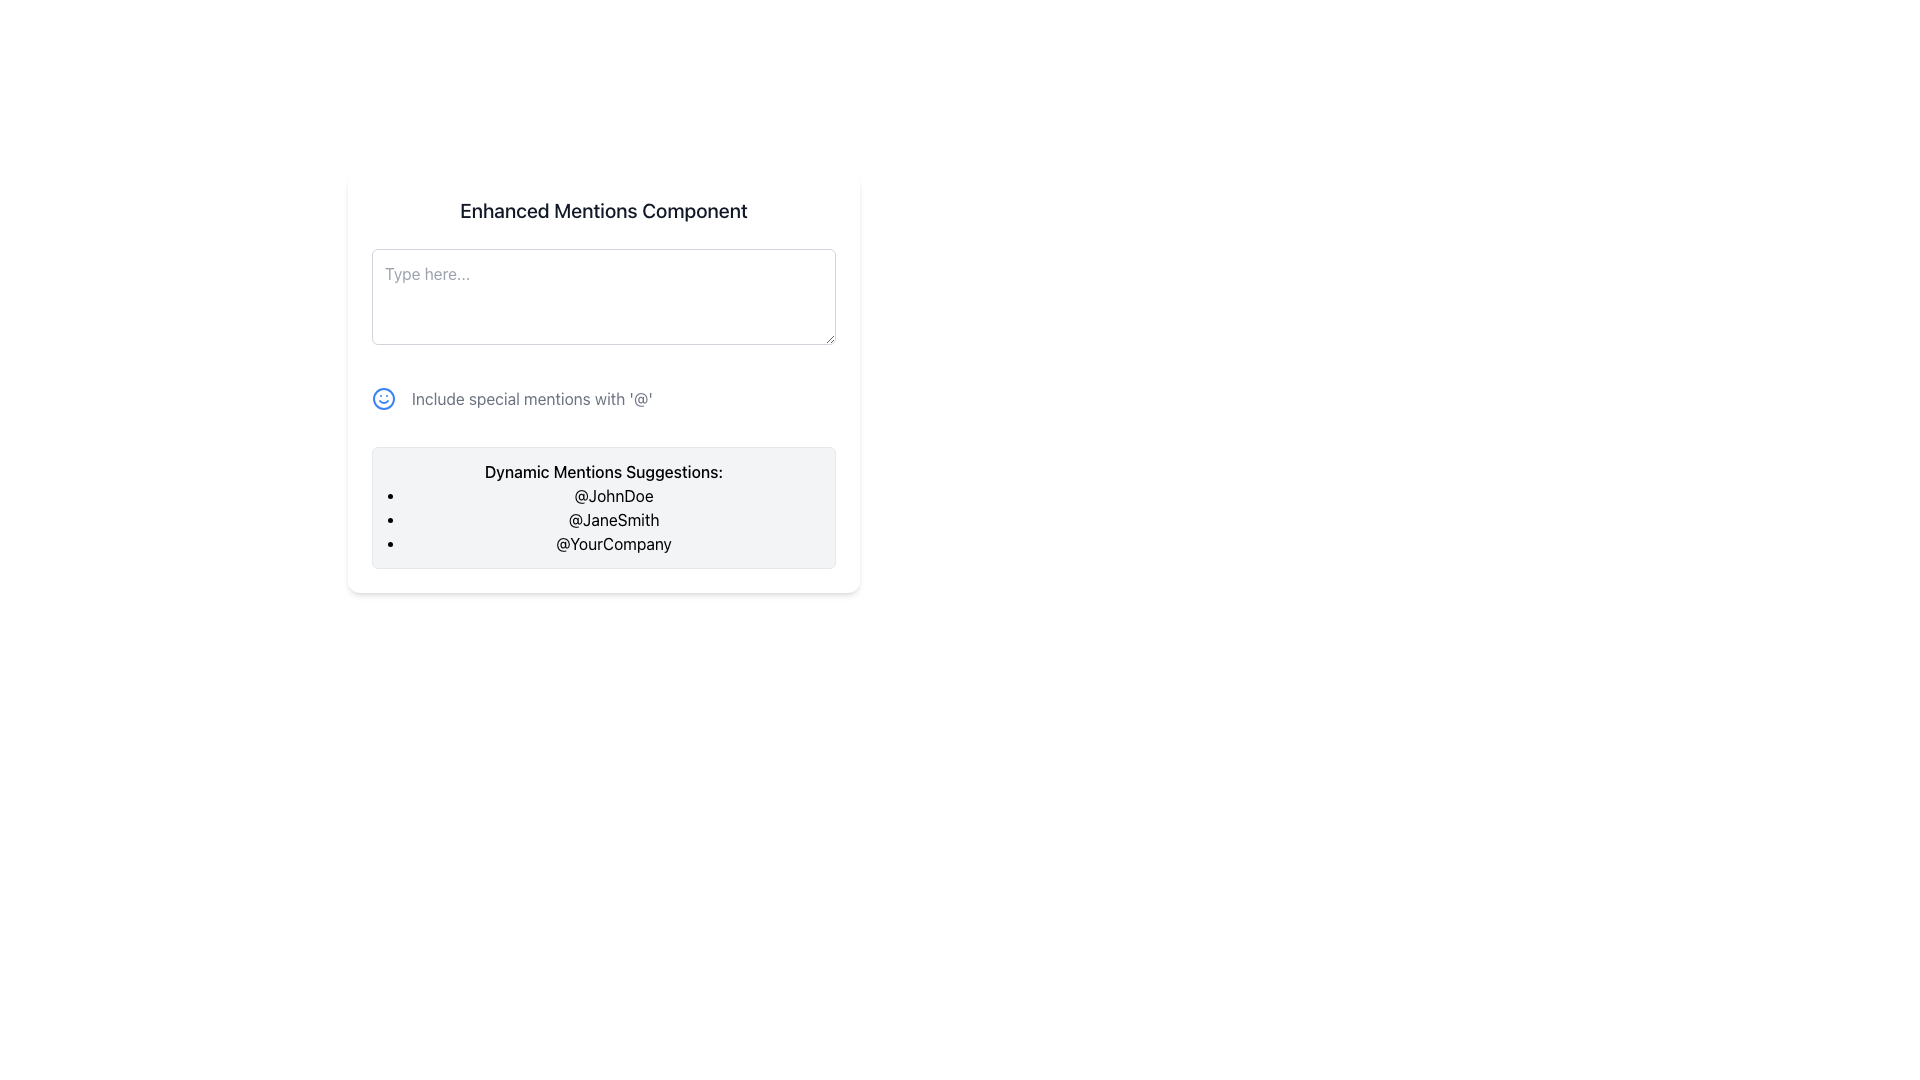 The height and width of the screenshot is (1080, 1920). What do you see at coordinates (613, 519) in the screenshot?
I see `the text label '@JaneSmith' in the vertical list of mentions` at bounding box center [613, 519].